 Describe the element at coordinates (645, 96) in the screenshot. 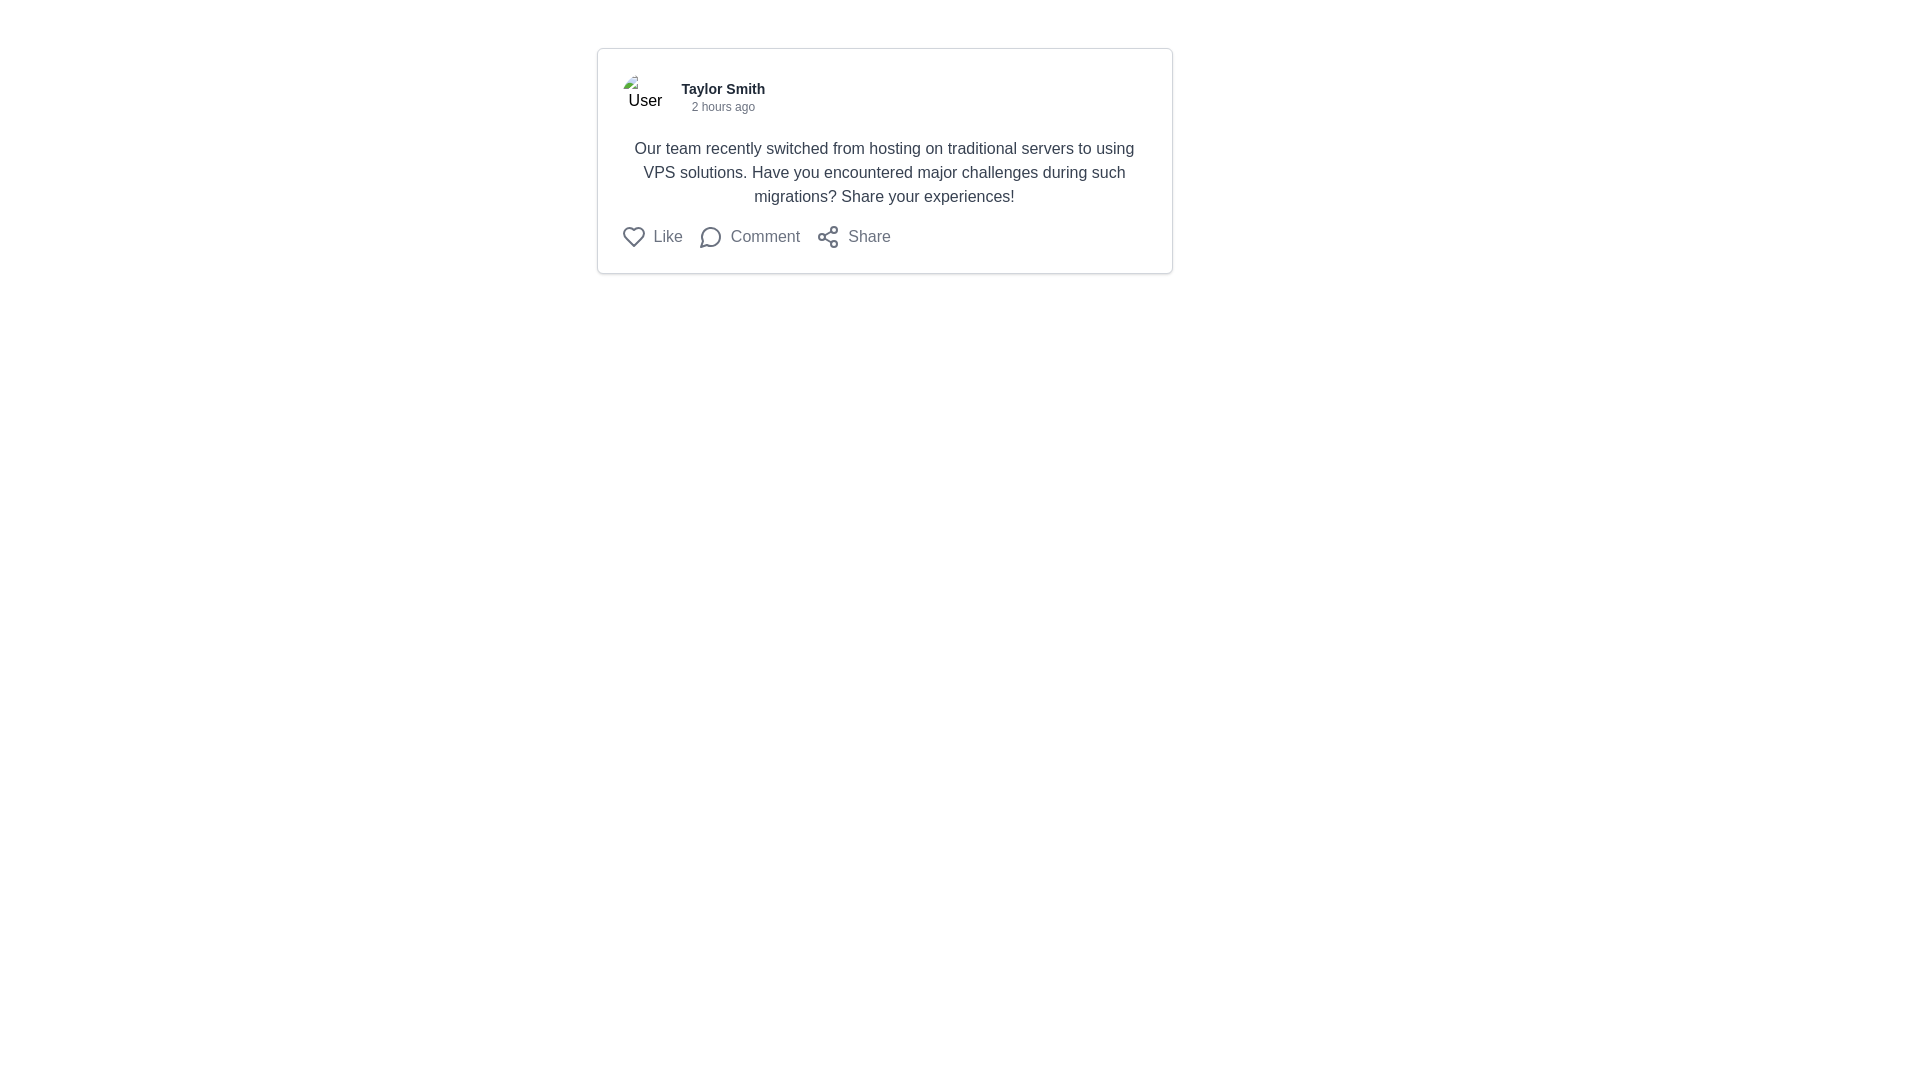

I see `the Profile Picture of the user 'Taylor Smith', which serves as a visual representation of the user's profile, located to the left of the name and timestamp` at that location.